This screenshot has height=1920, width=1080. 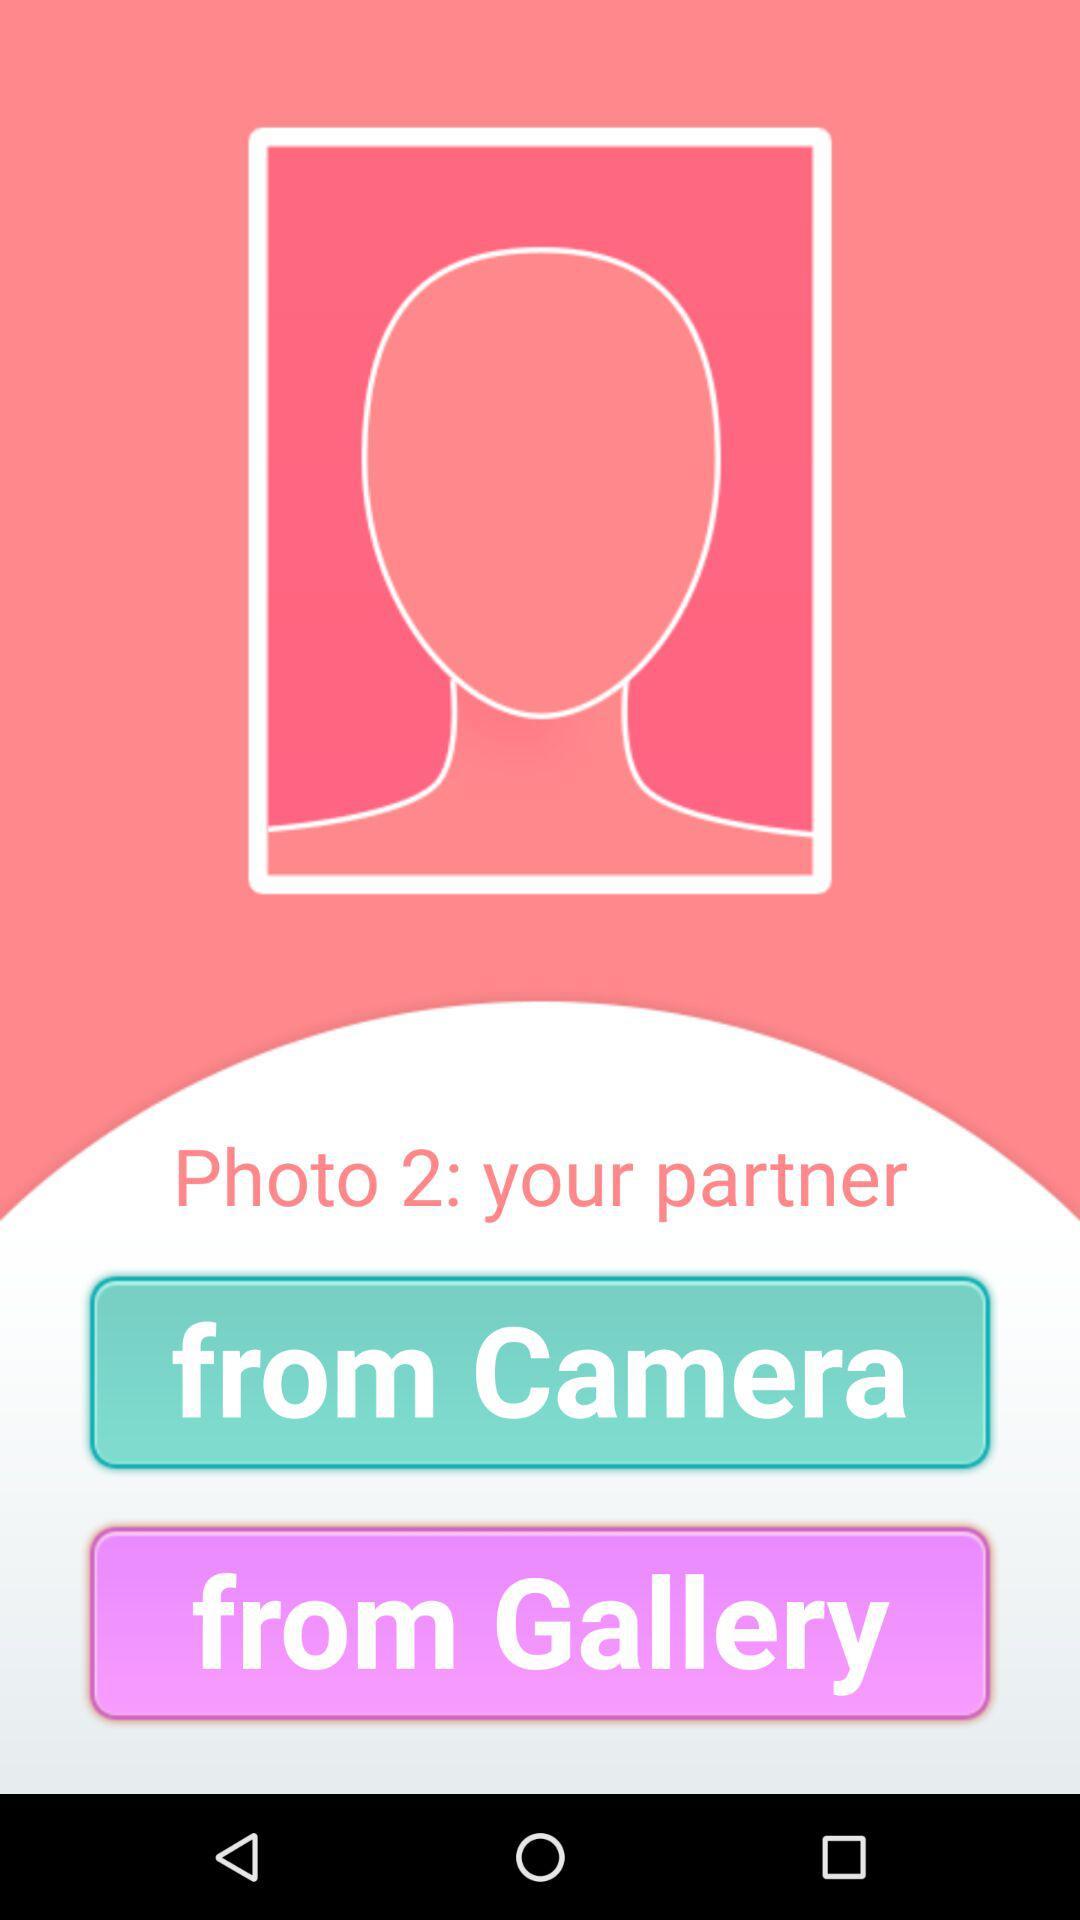 I want to click on the item below the from camera, so click(x=540, y=1623).